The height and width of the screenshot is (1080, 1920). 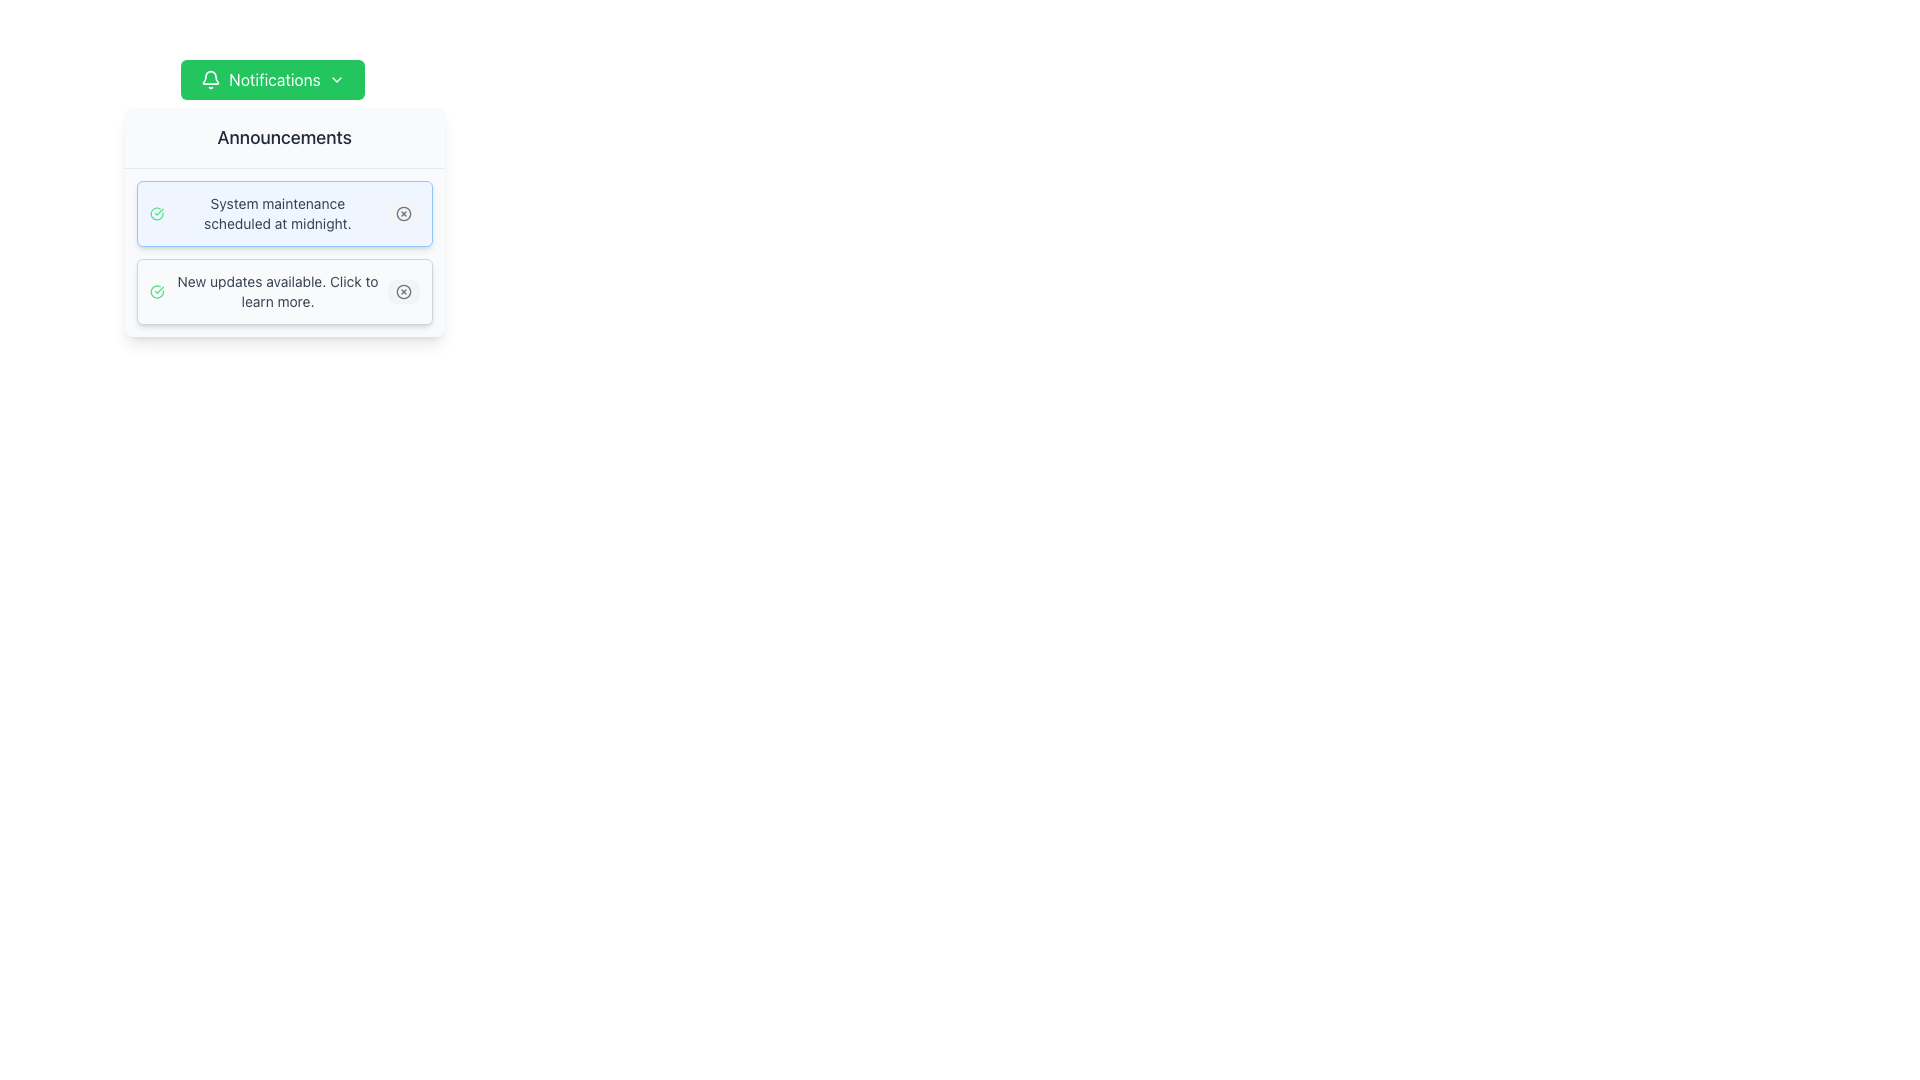 I want to click on the notification text label that informs users about updates, located between a green checkmark icon and a gray dismiss icon, so click(x=277, y=292).